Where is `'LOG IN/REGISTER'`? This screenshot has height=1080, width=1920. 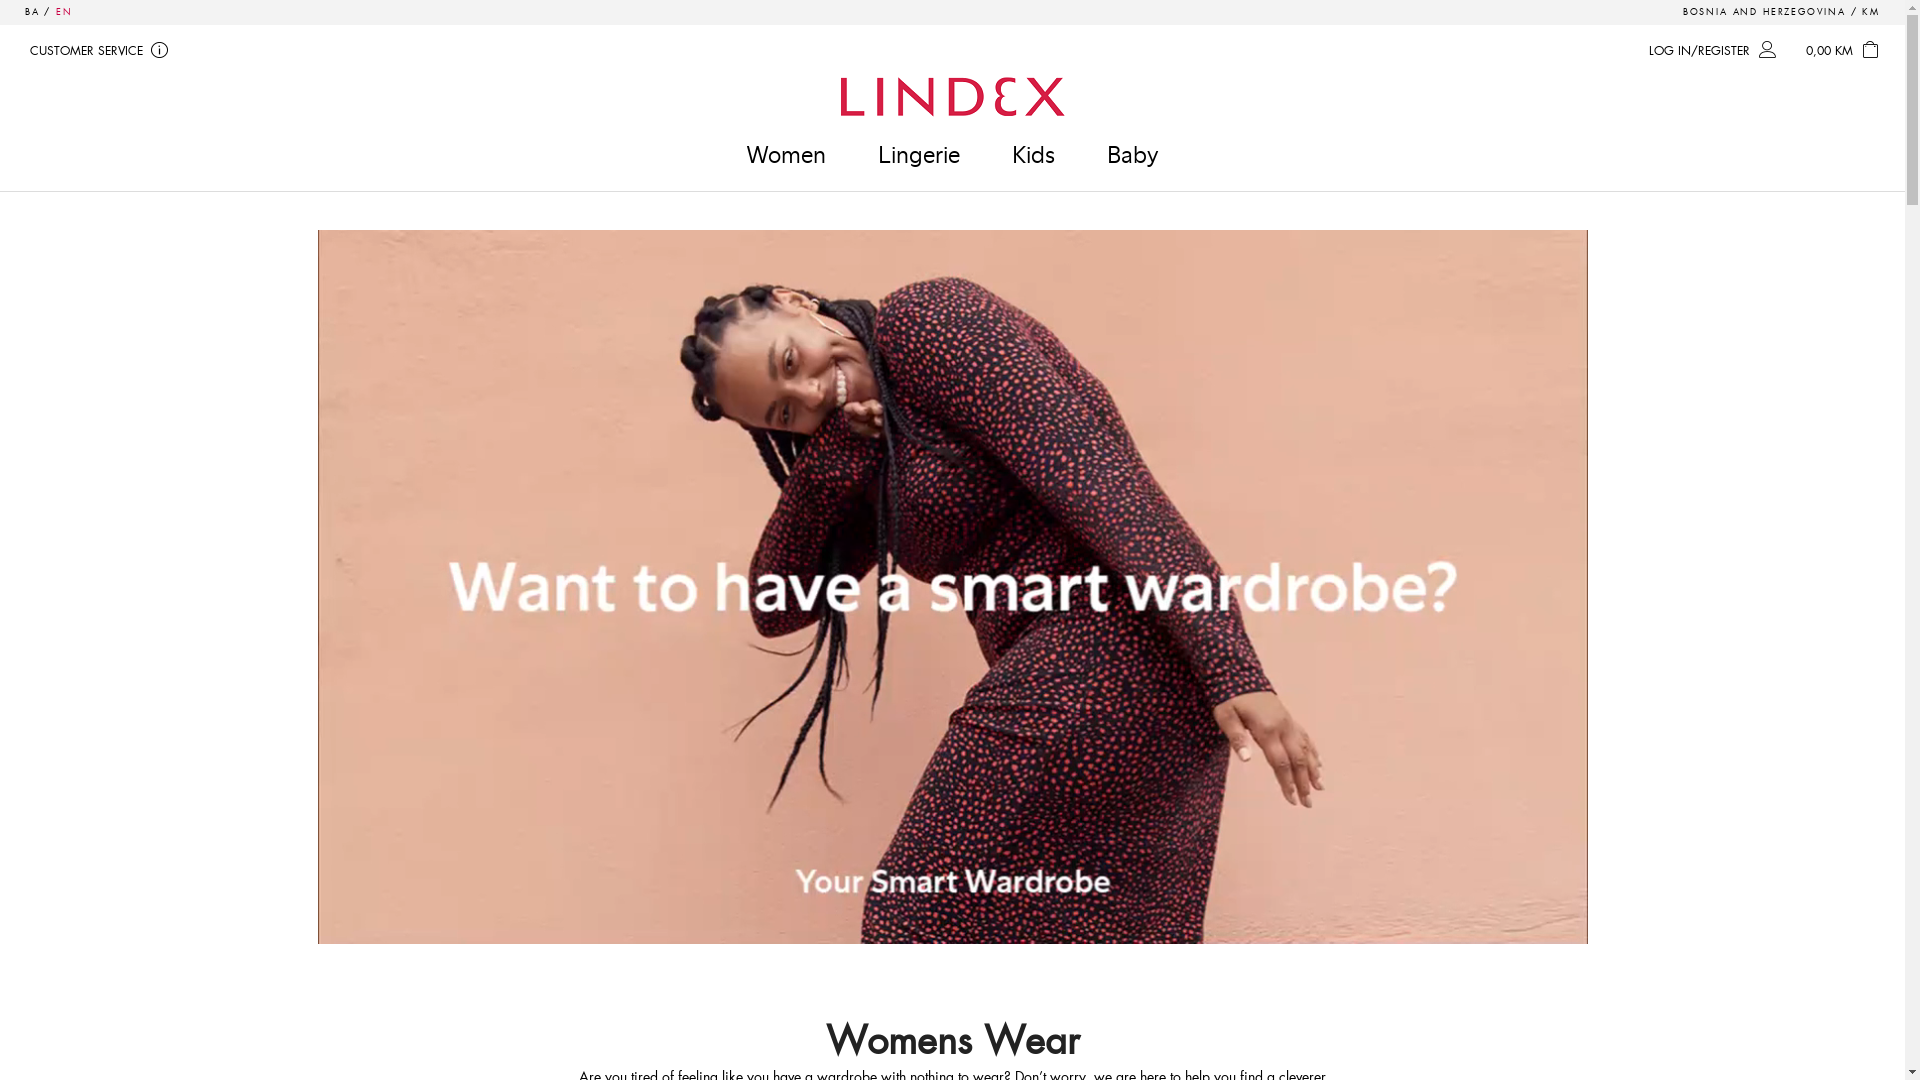
'LOG IN/REGISTER' is located at coordinates (1715, 50).